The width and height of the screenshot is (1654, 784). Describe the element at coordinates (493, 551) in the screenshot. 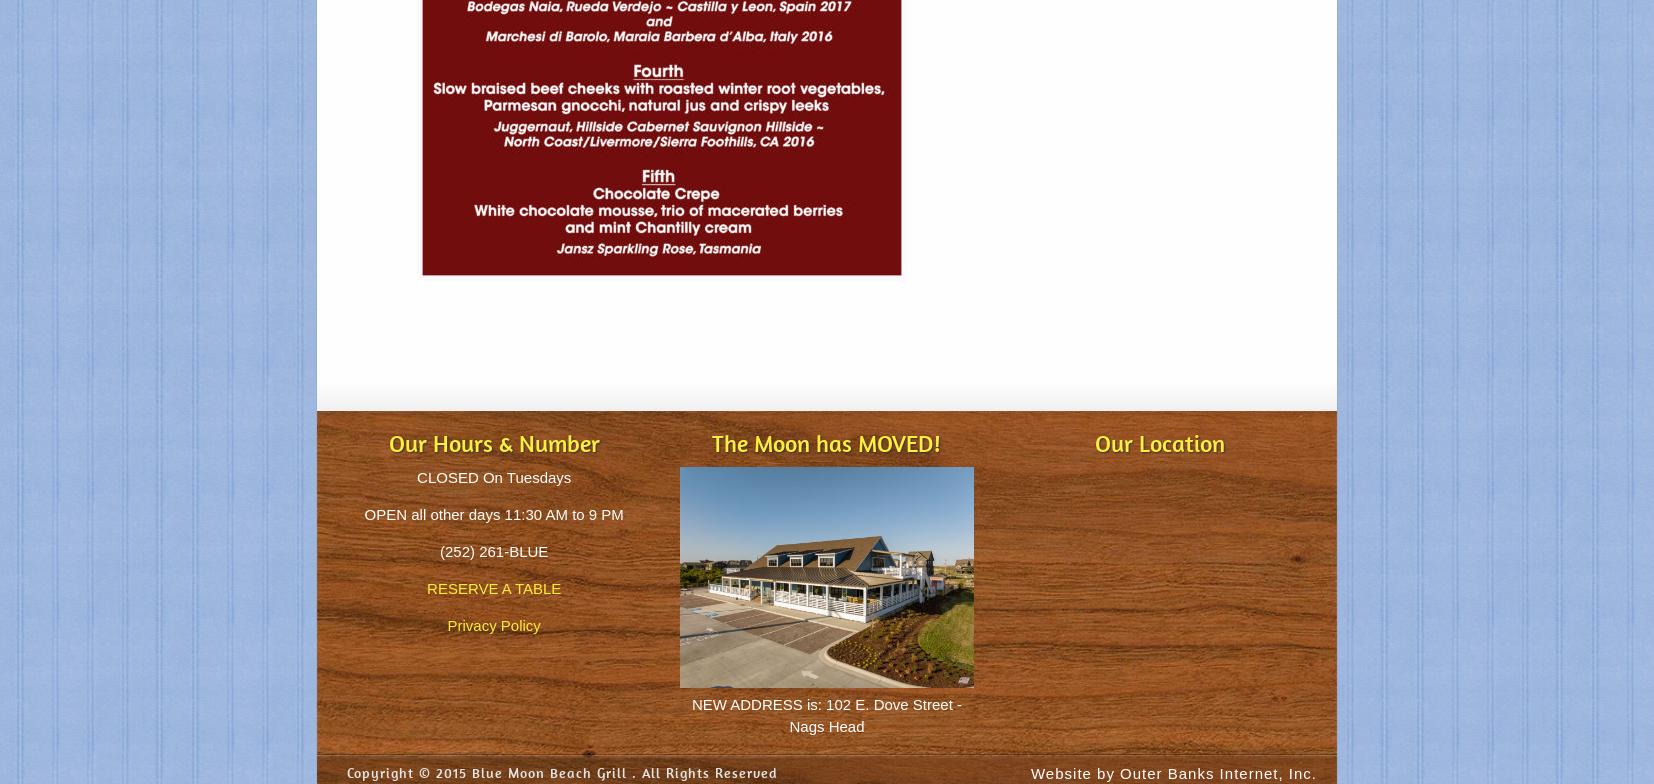

I see `'(252) 261-BLUE'` at that location.